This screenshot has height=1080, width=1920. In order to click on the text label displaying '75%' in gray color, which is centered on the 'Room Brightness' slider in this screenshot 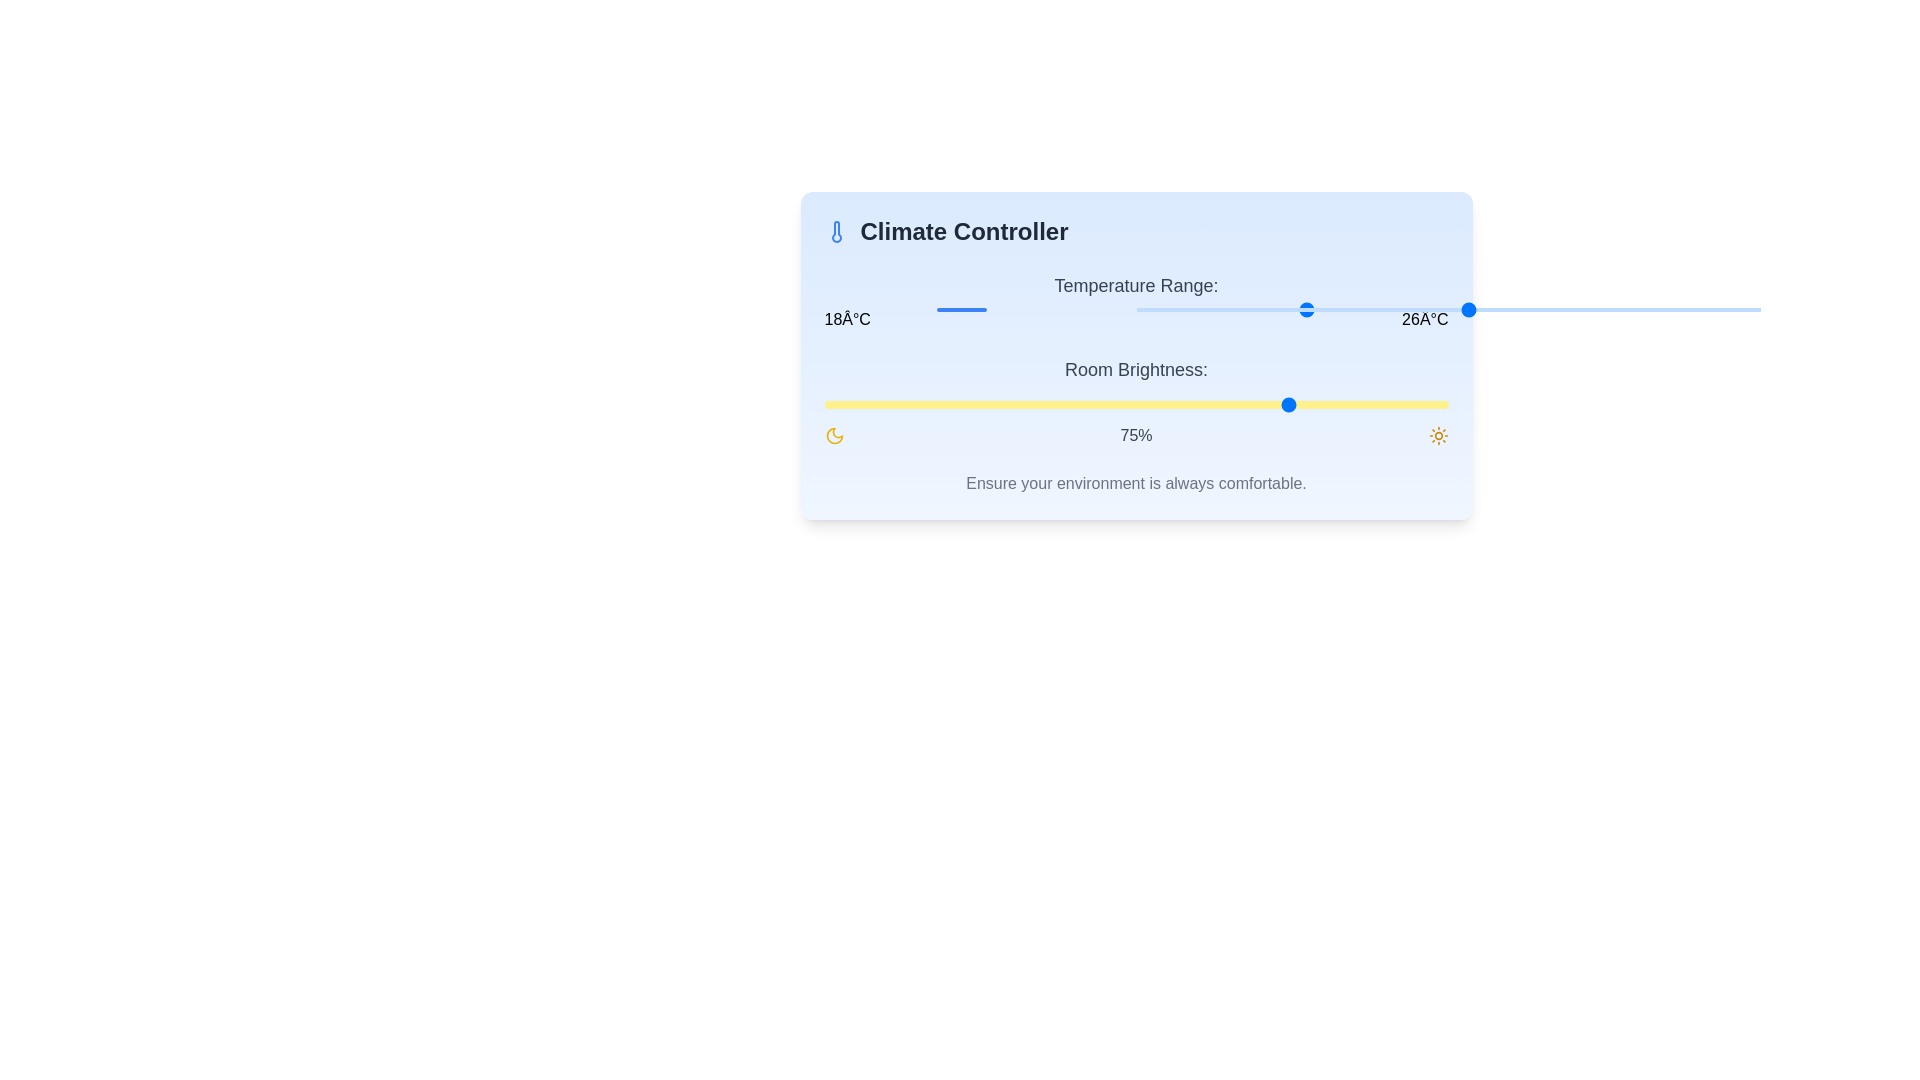, I will do `click(1136, 434)`.